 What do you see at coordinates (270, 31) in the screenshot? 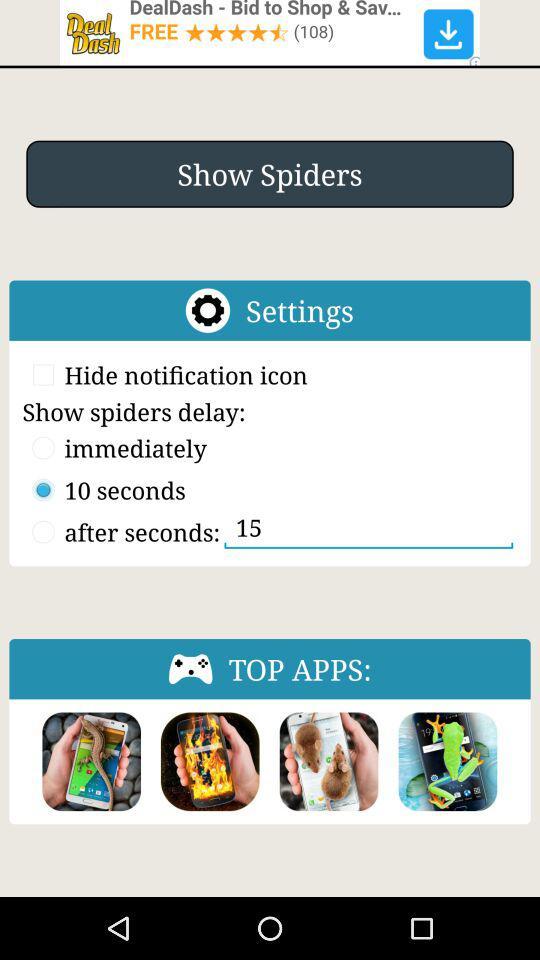
I see `advertisement banner` at bounding box center [270, 31].